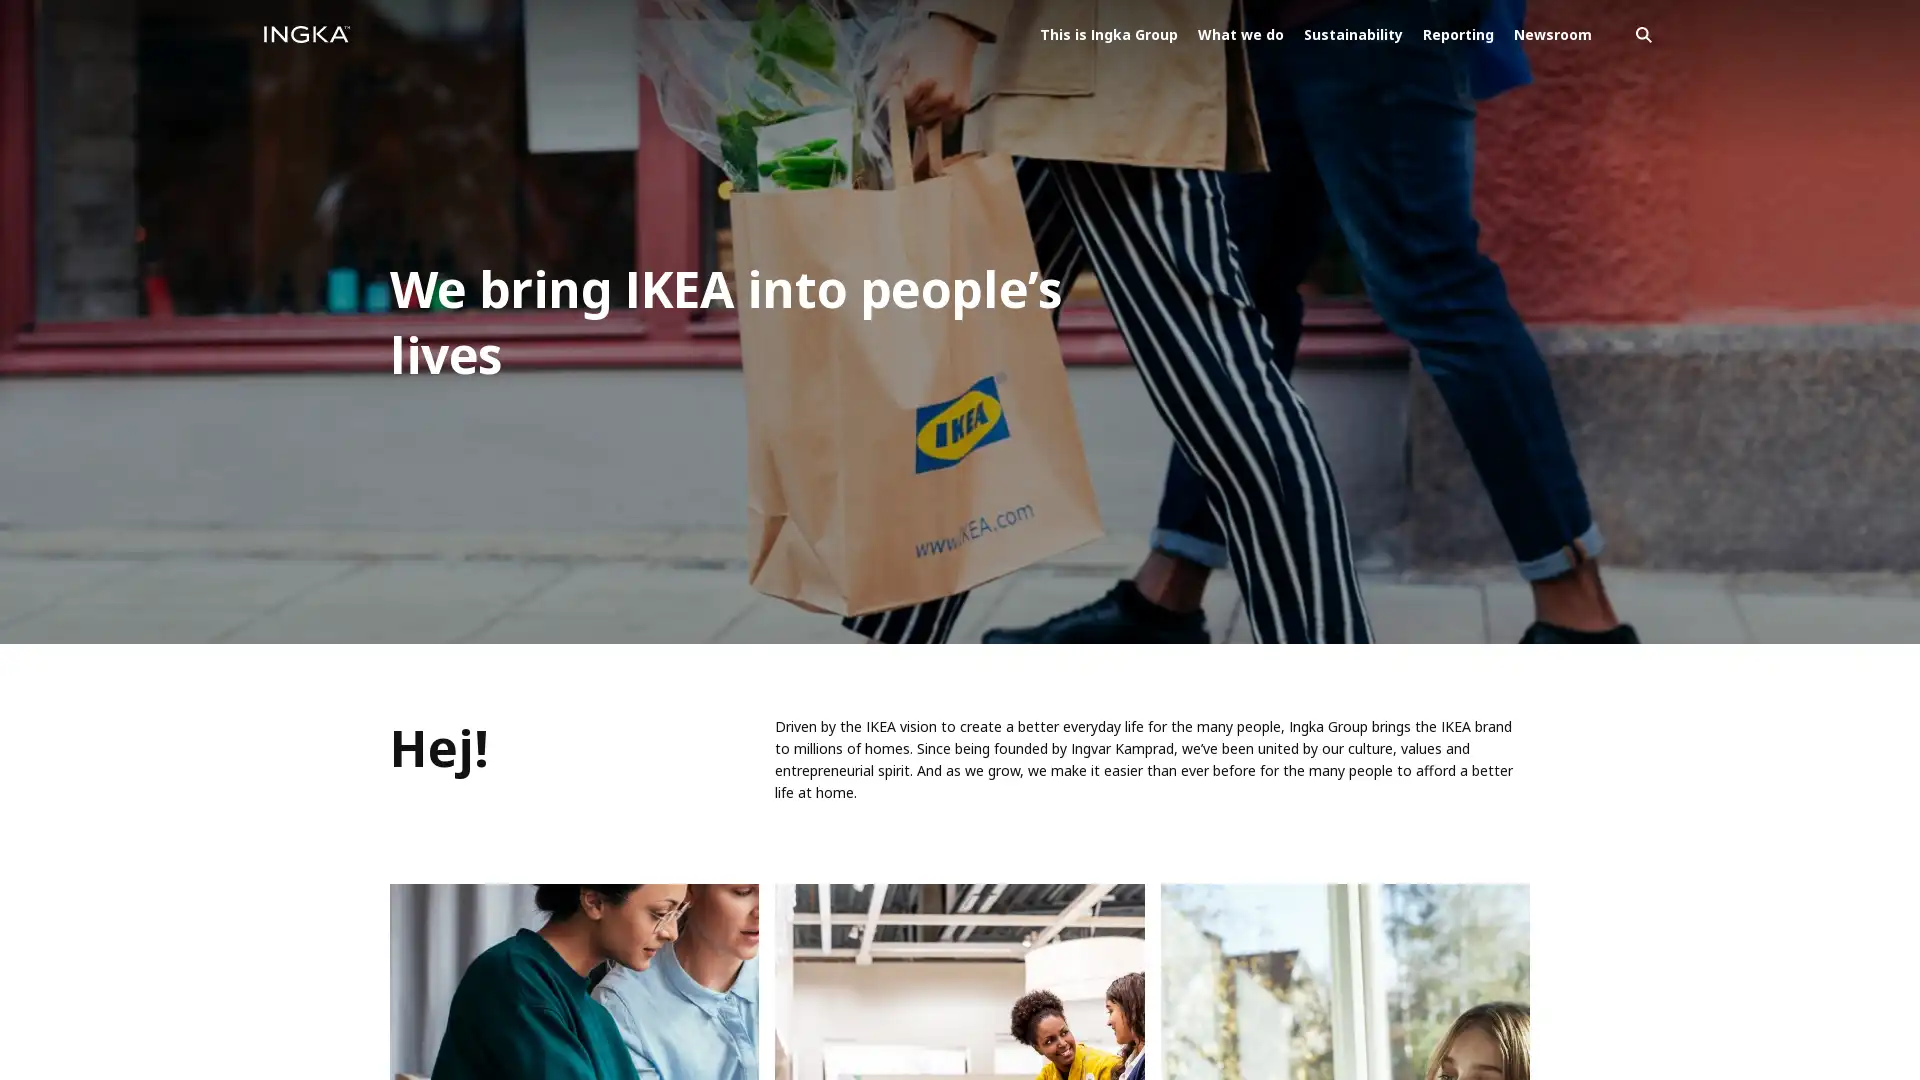 The height and width of the screenshot is (1080, 1920). I want to click on Accept All Cookies, so click(135, 1002).